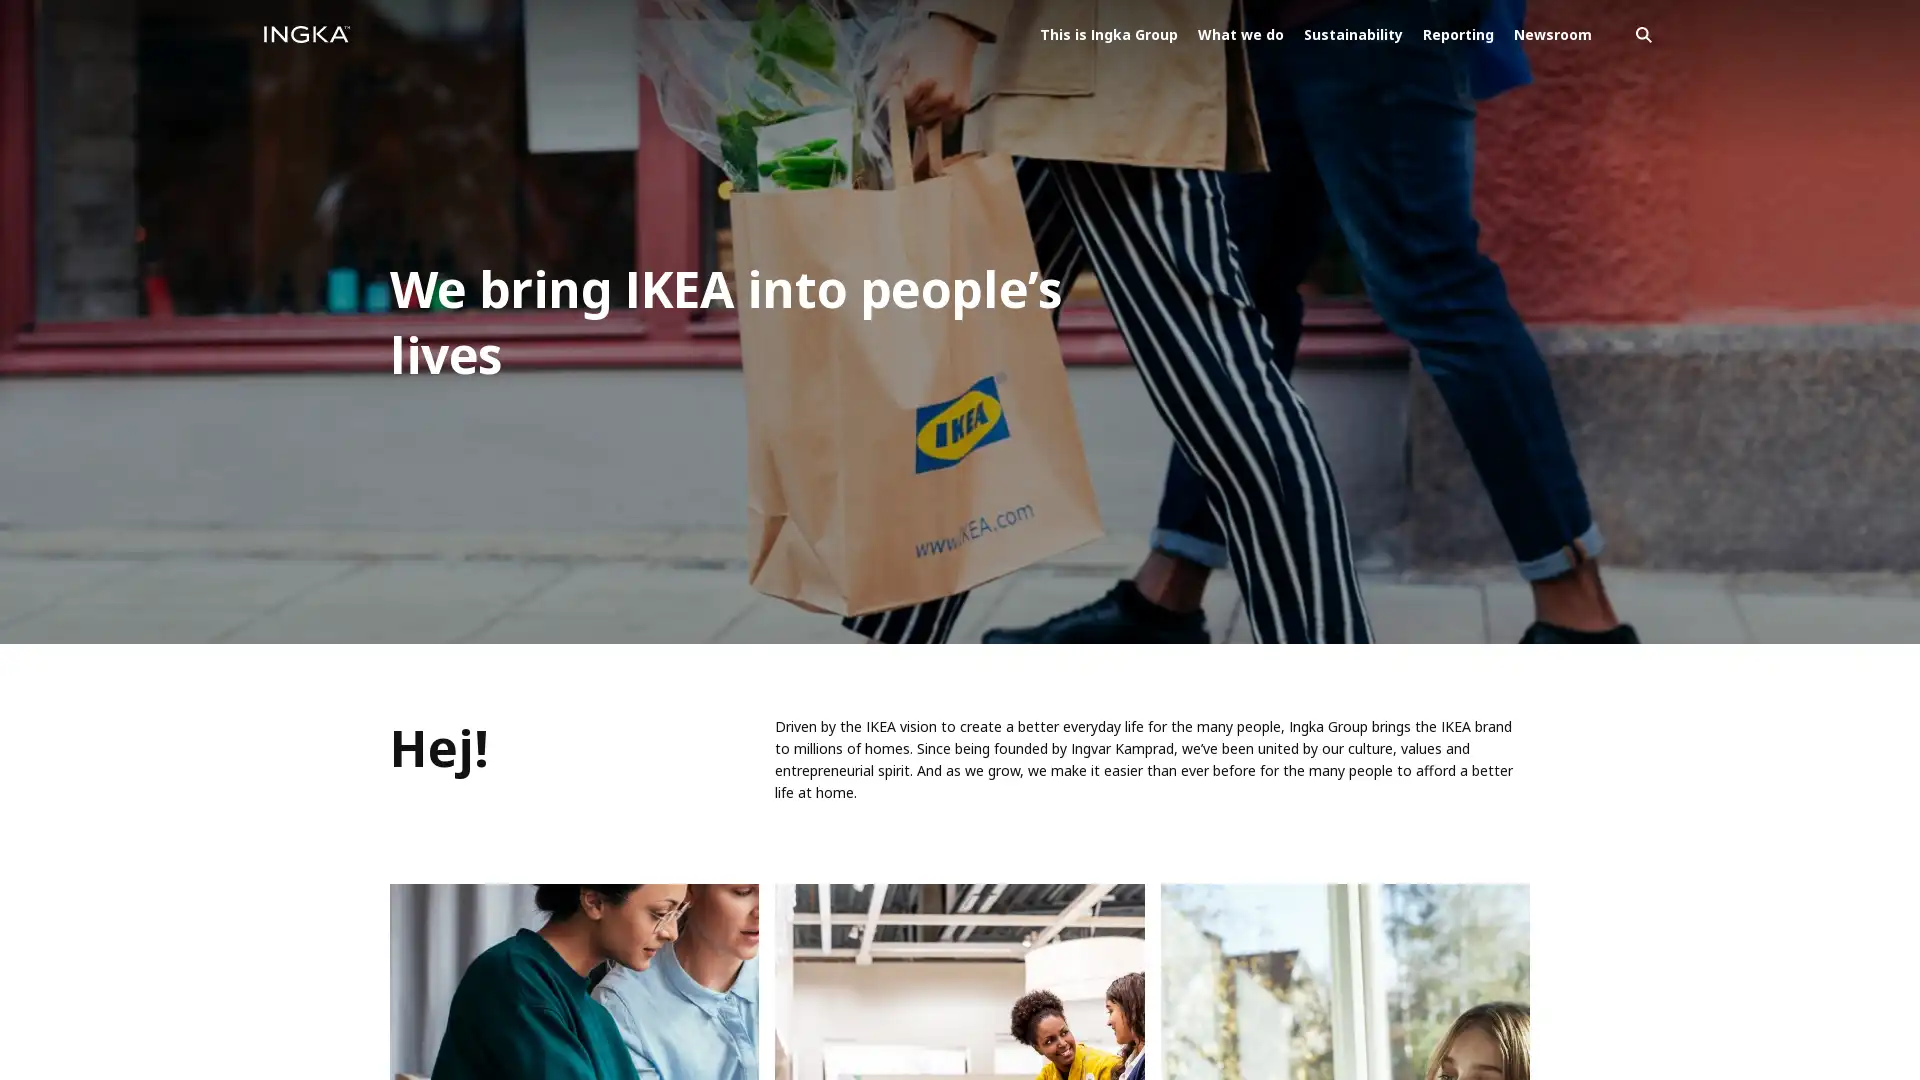 The height and width of the screenshot is (1080, 1920). I want to click on Accept All Cookies, so click(135, 1002).